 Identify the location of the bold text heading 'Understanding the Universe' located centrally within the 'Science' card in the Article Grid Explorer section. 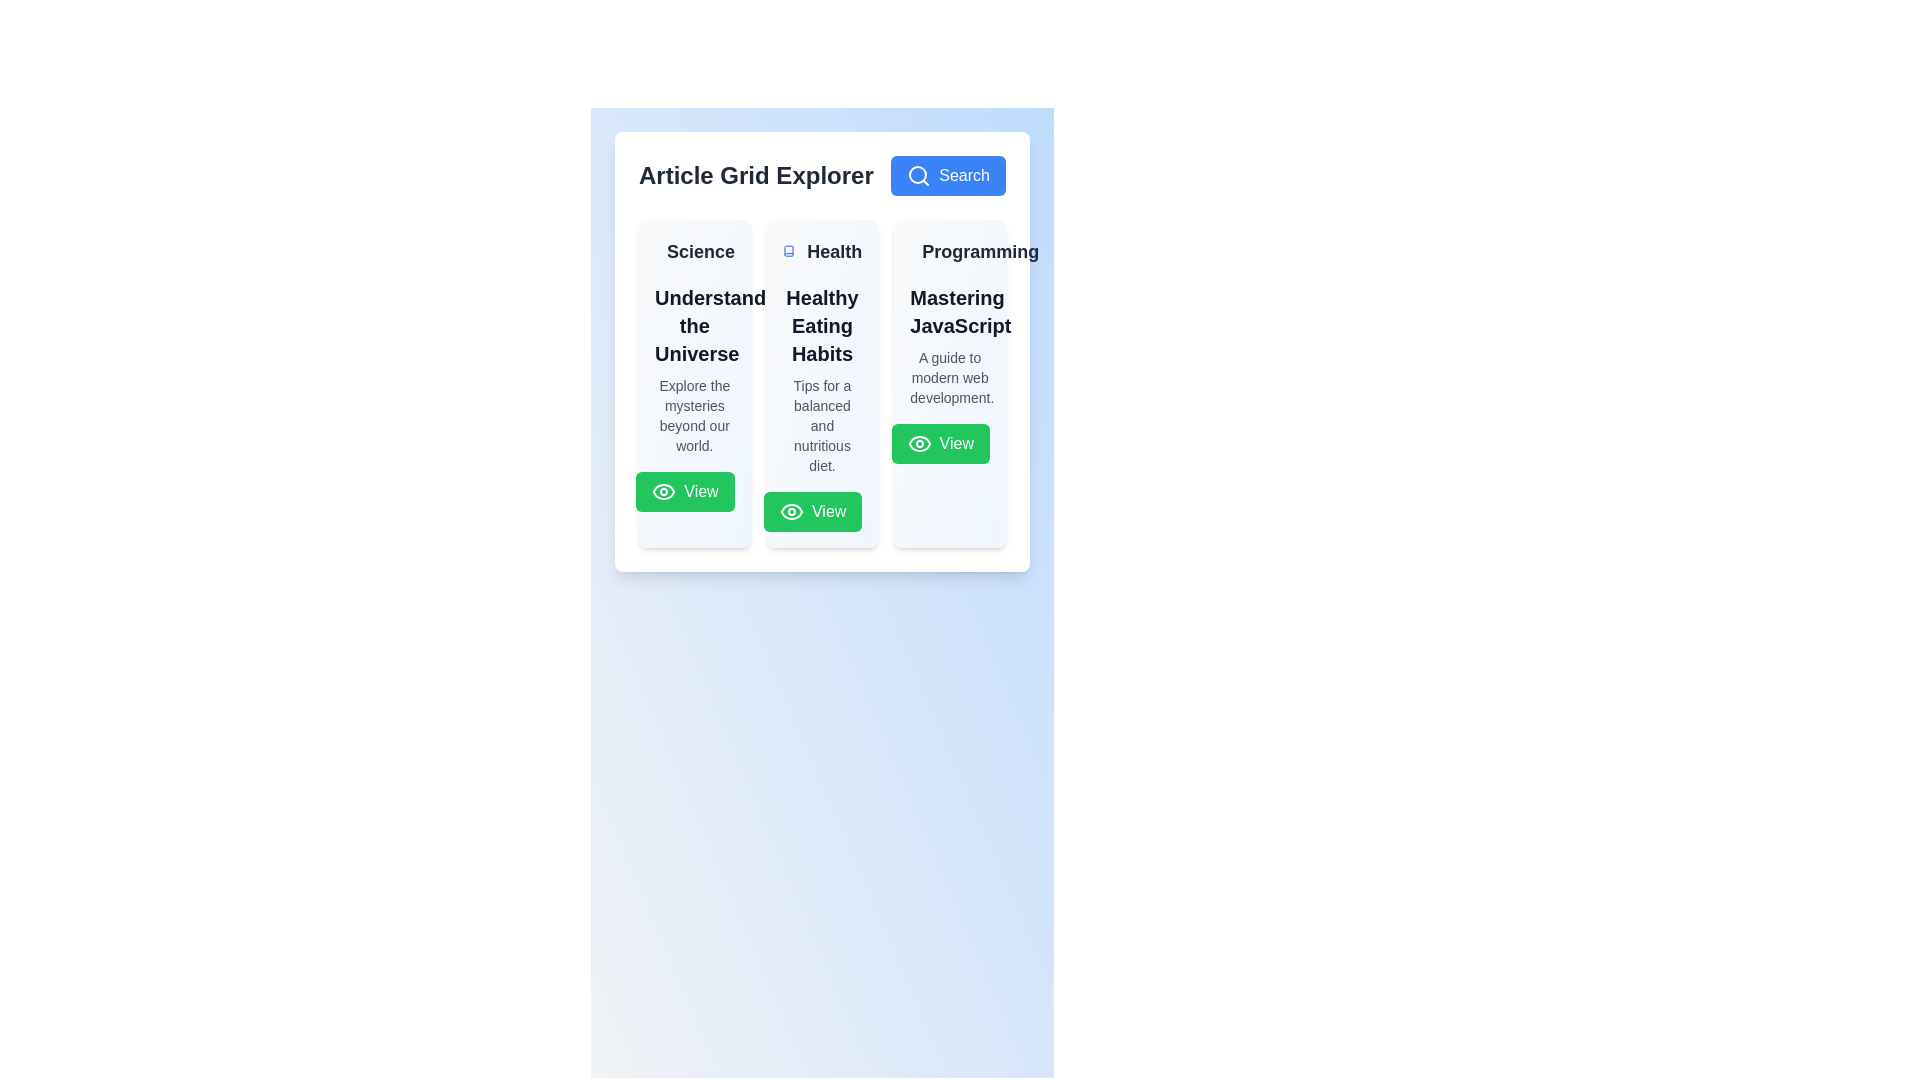
(694, 325).